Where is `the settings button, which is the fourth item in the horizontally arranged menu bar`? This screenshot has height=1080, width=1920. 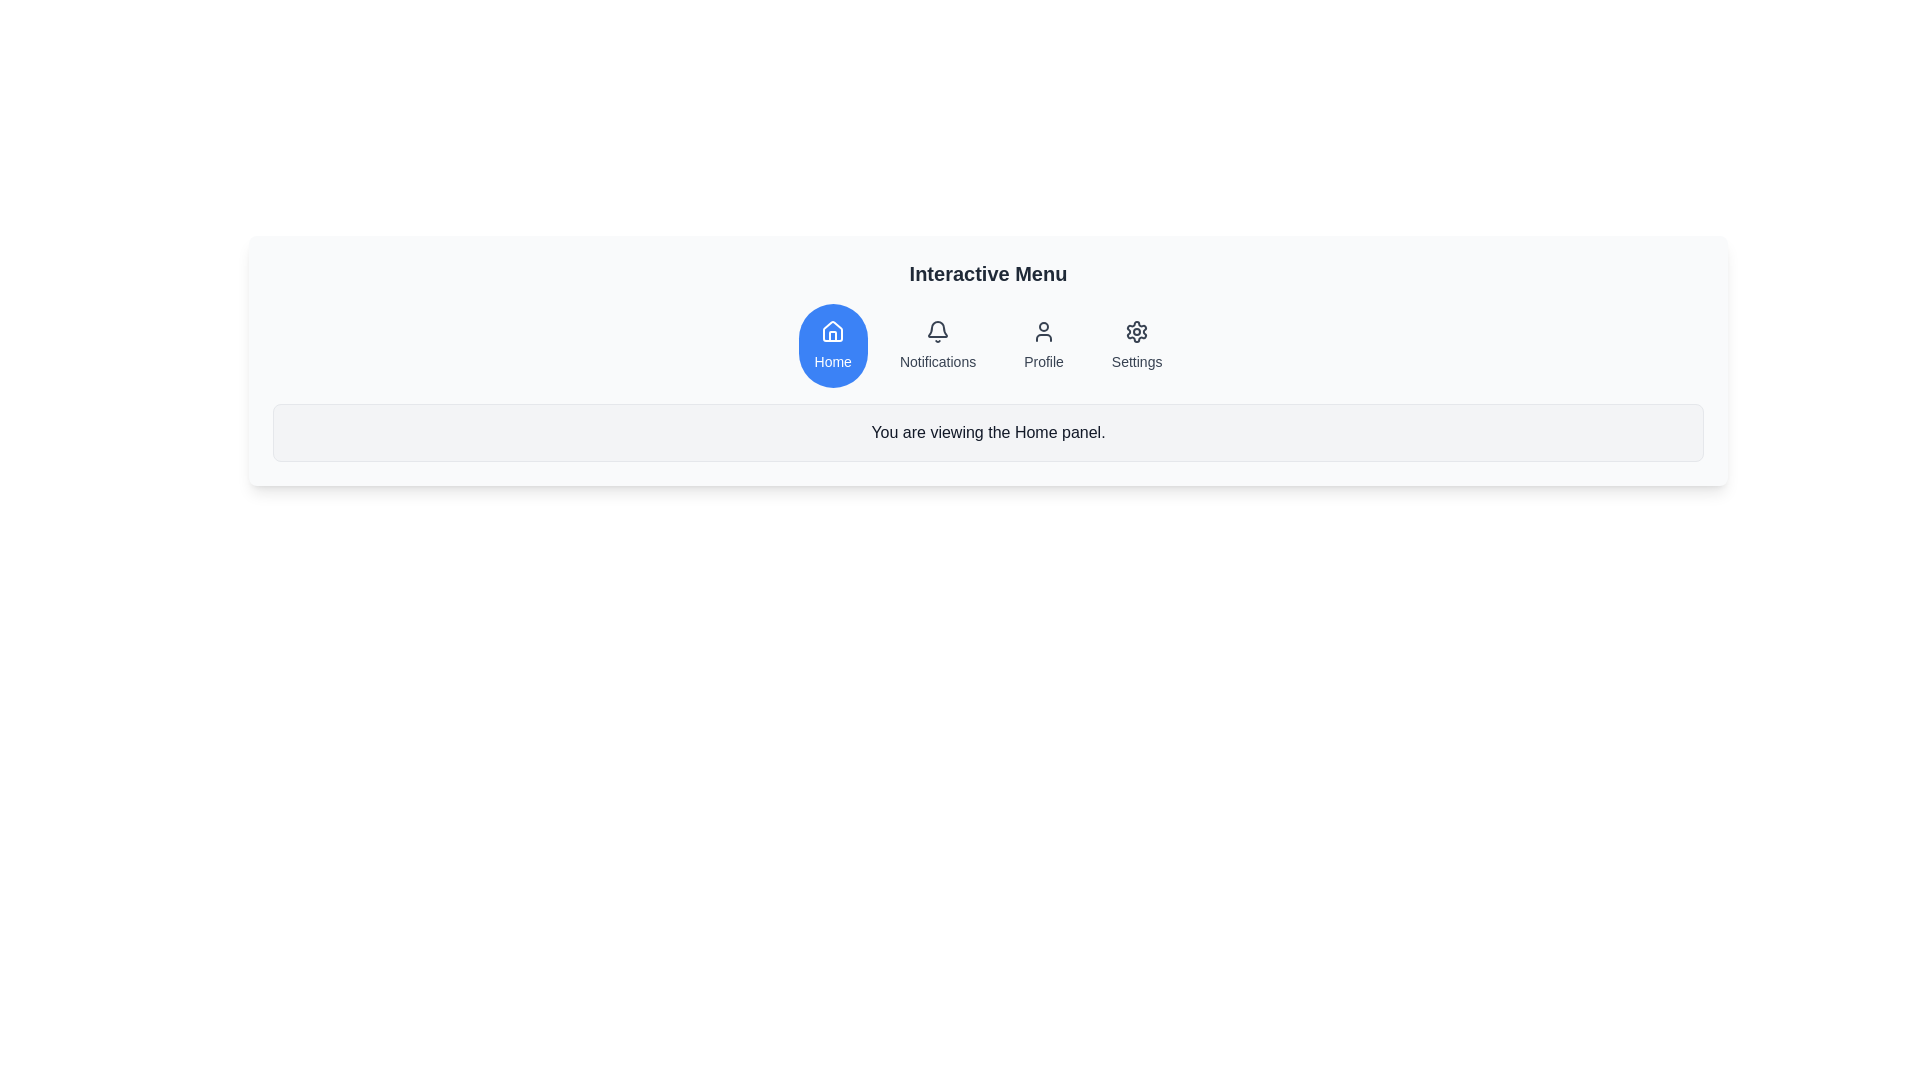 the settings button, which is the fourth item in the horizontally arranged menu bar is located at coordinates (1137, 345).